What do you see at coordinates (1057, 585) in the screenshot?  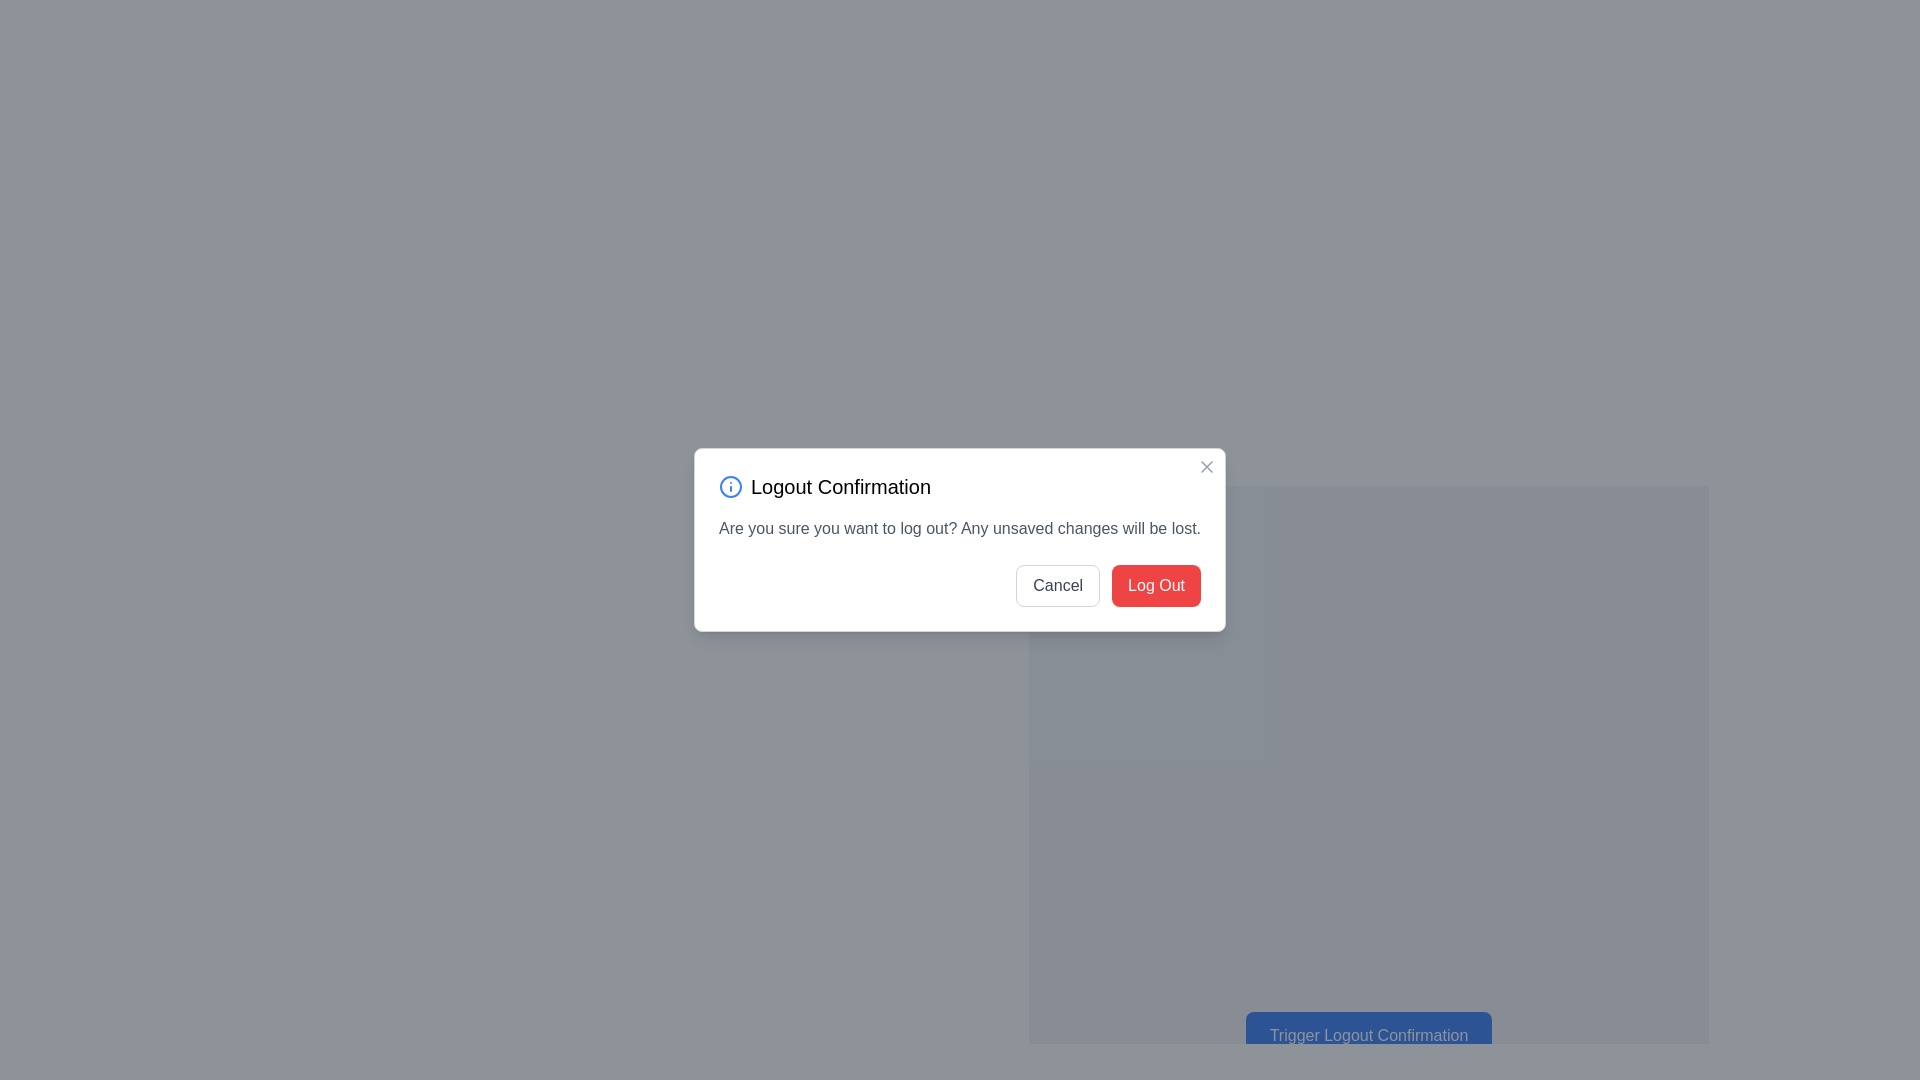 I see `the 'Cancel' button located in the 'Logout Confirmation' dialog box` at bounding box center [1057, 585].